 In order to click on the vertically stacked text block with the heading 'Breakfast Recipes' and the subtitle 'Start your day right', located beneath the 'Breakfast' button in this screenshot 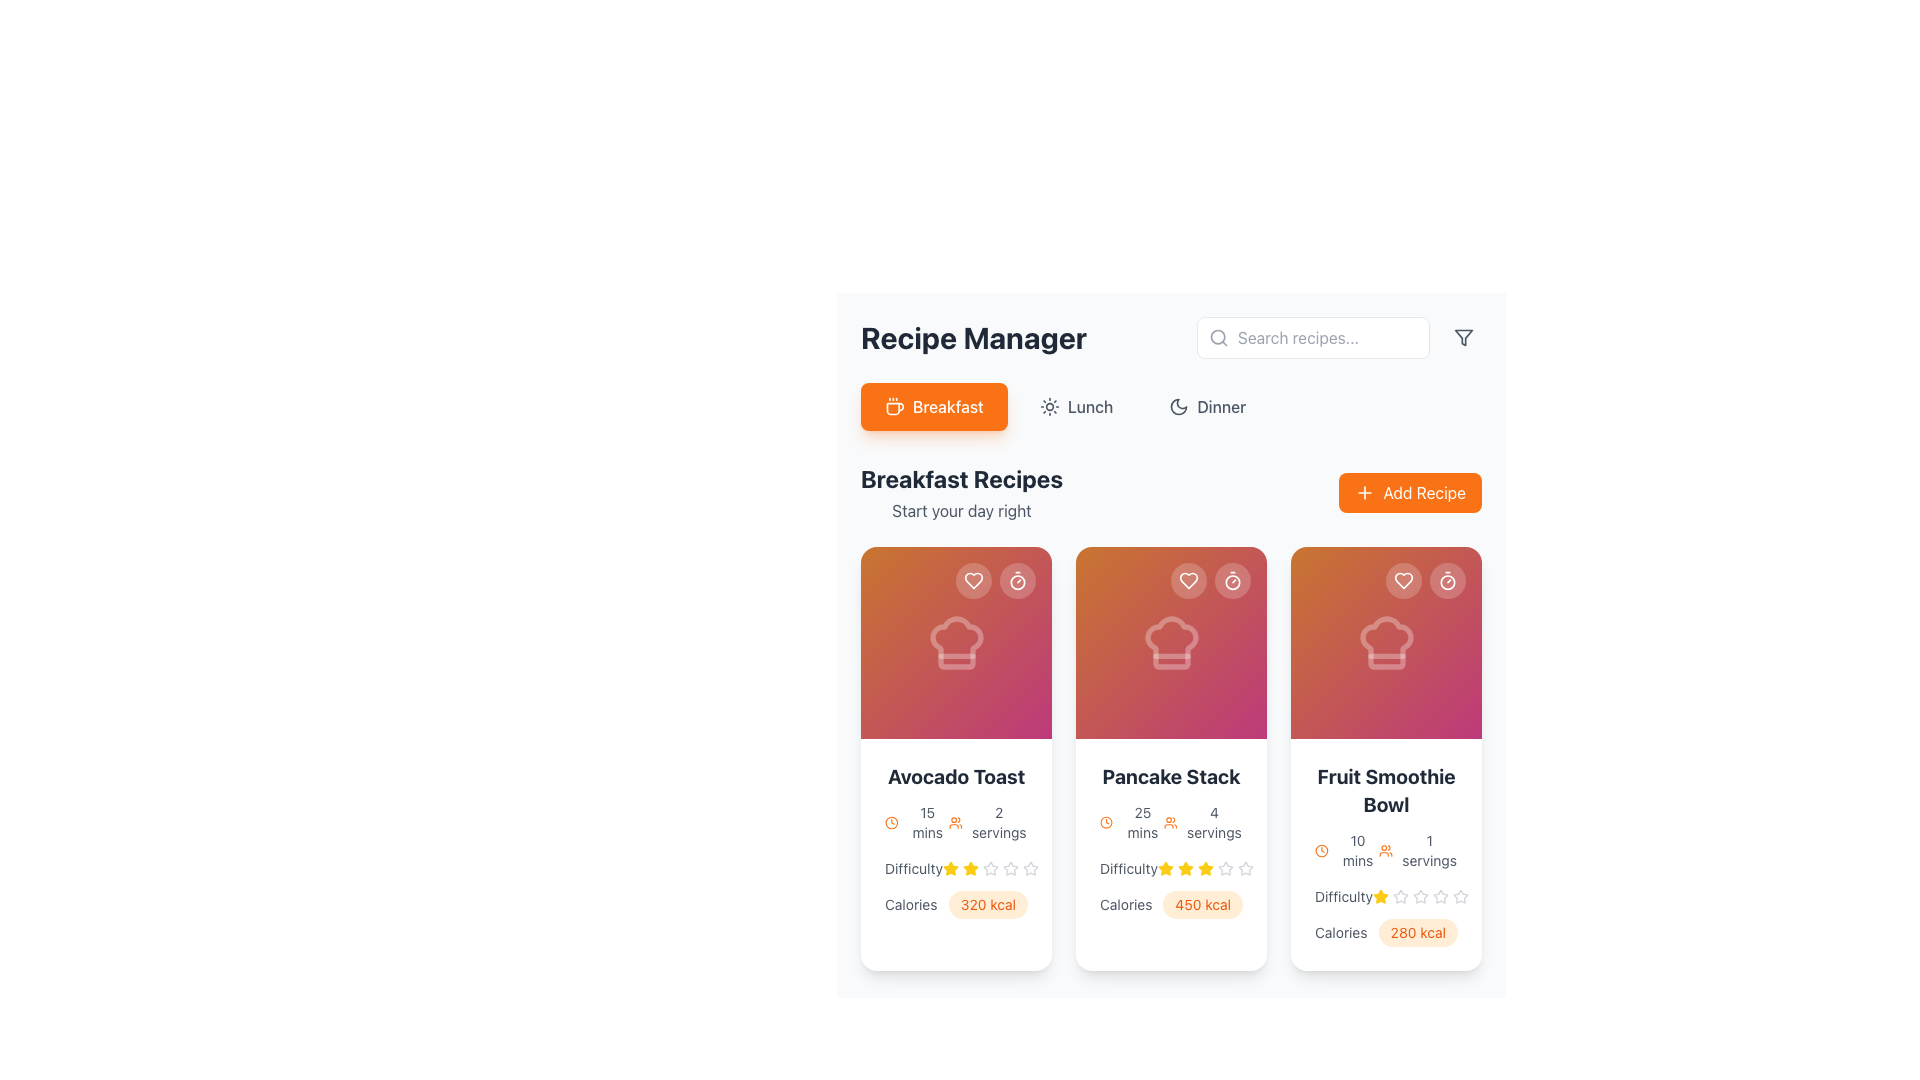, I will do `click(961, 493)`.